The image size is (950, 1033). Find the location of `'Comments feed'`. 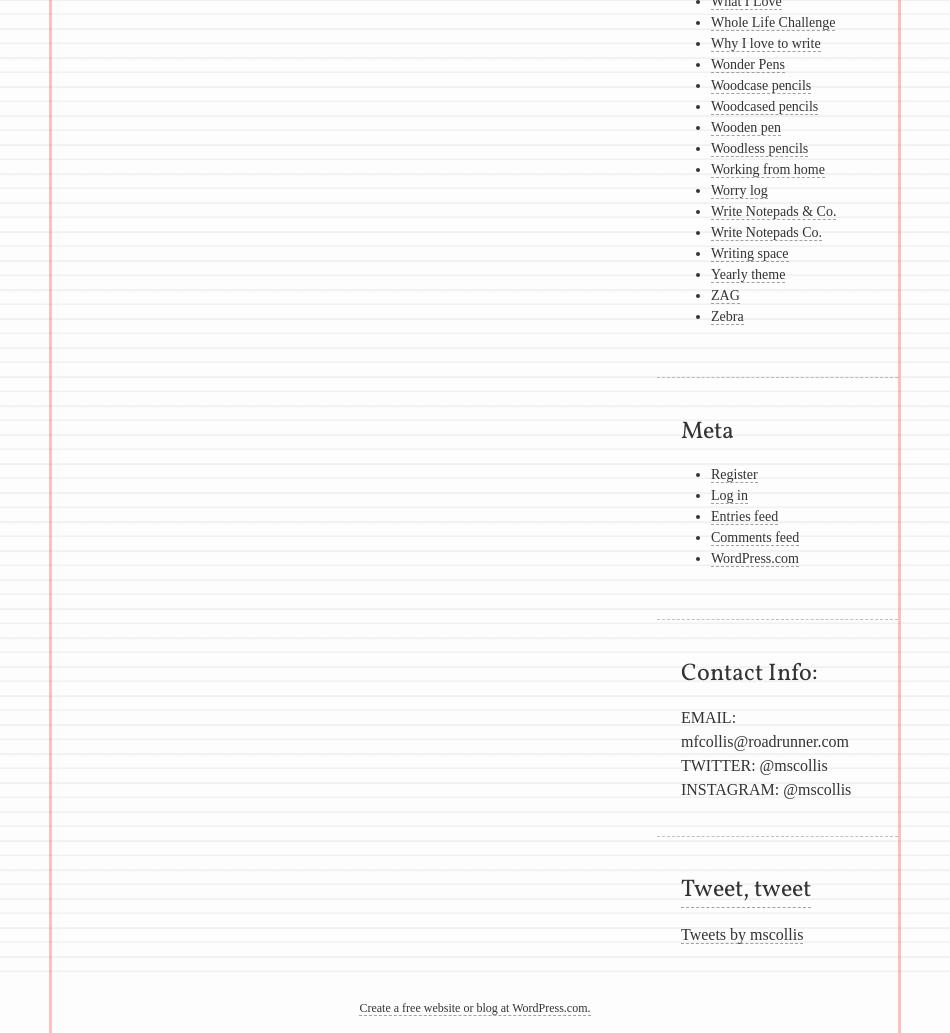

'Comments feed' is located at coordinates (710, 536).